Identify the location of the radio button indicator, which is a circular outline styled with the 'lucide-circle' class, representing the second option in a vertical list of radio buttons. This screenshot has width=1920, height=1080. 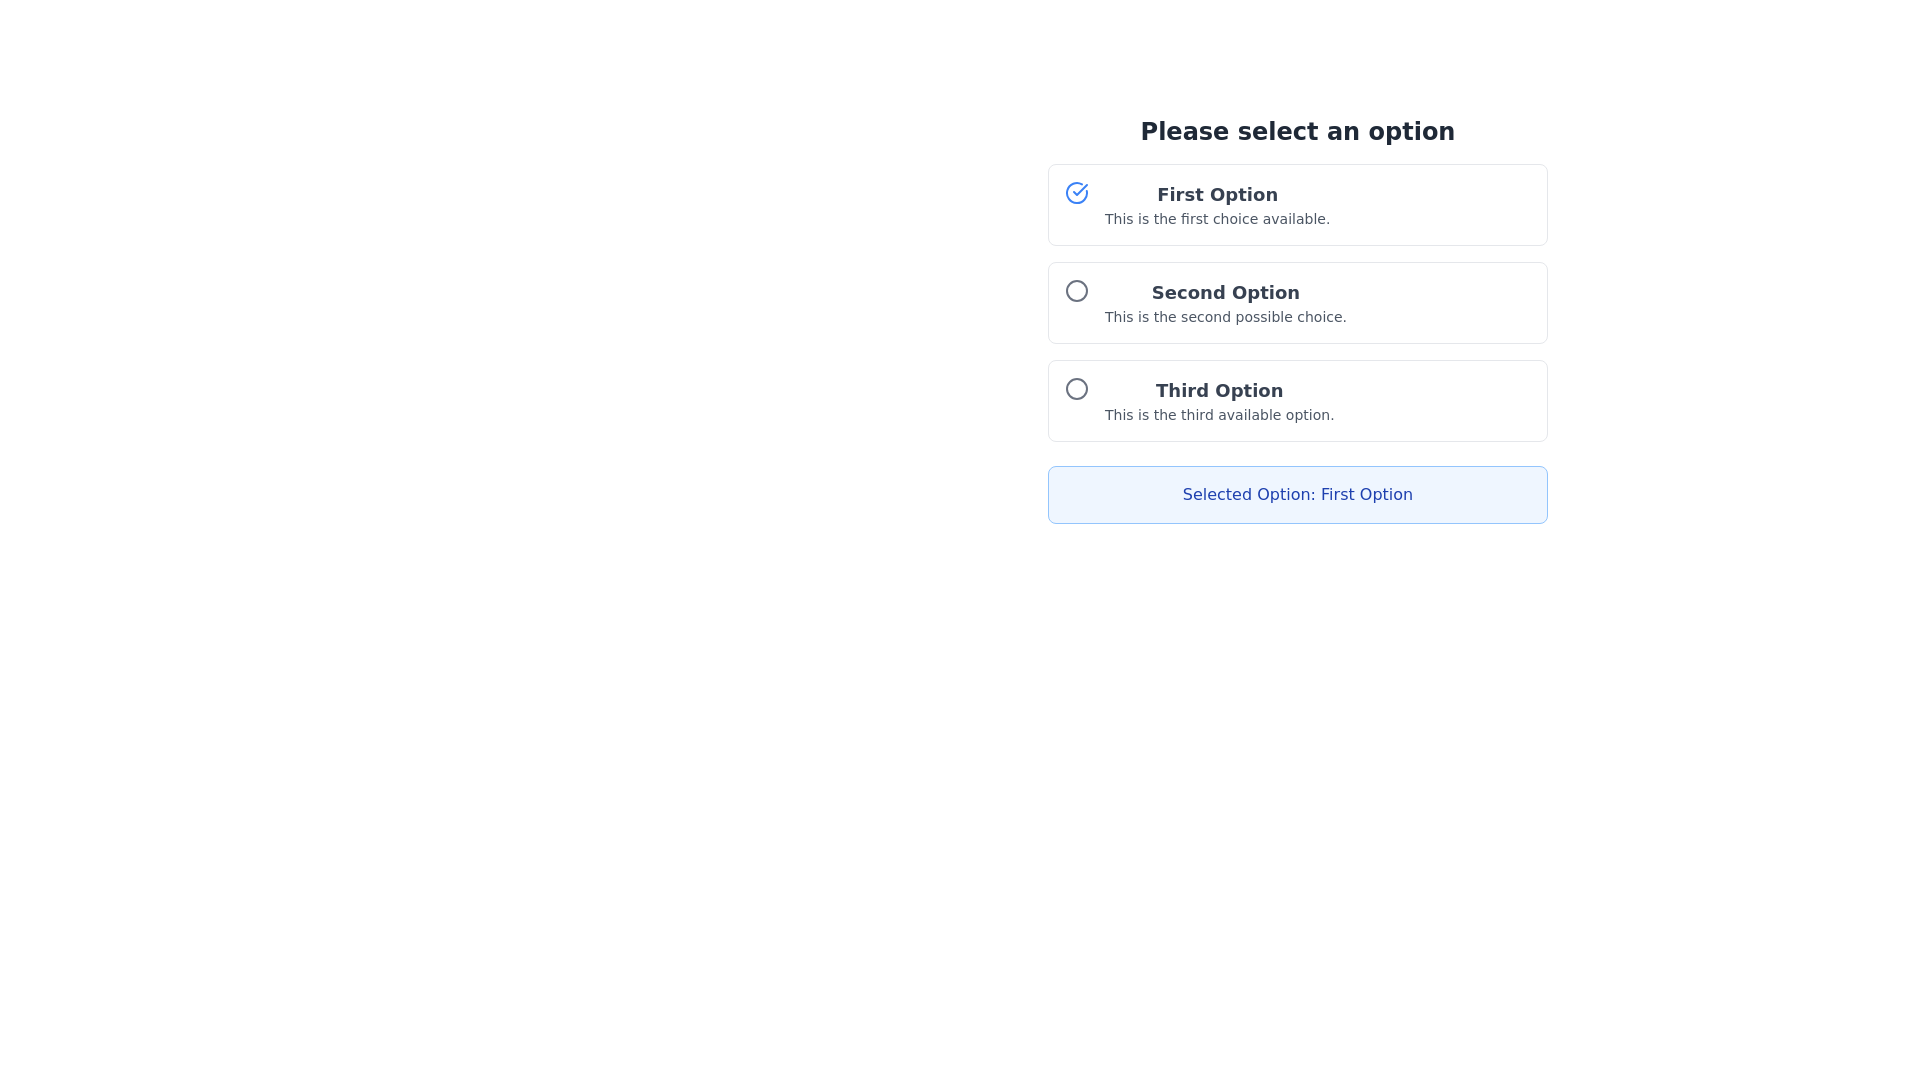
(1075, 290).